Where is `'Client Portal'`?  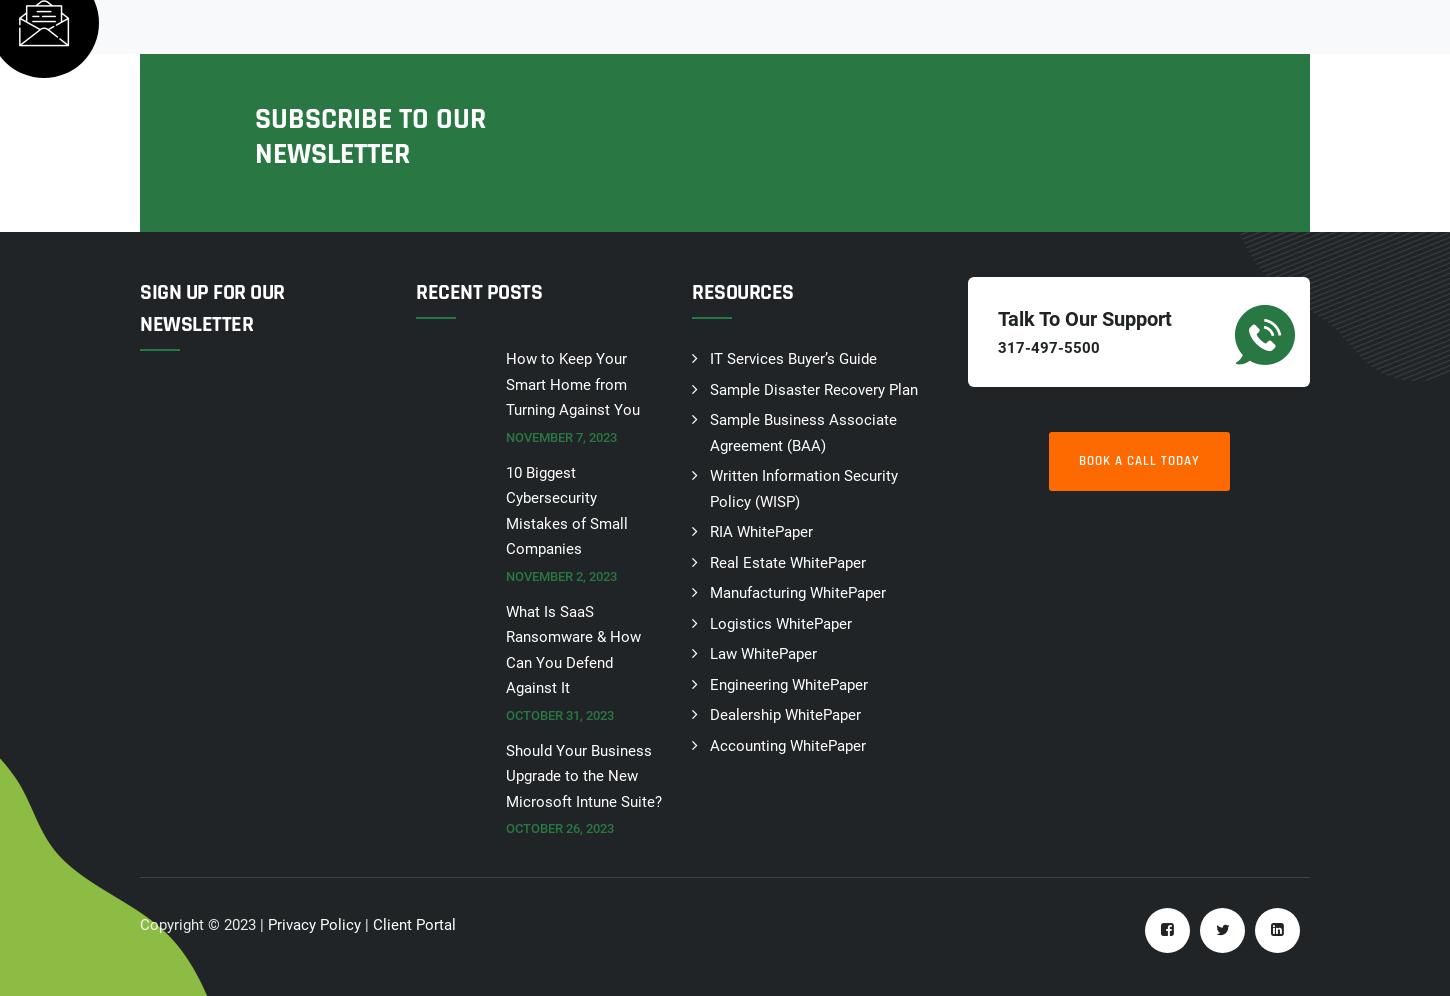 'Client Portal' is located at coordinates (413, 924).